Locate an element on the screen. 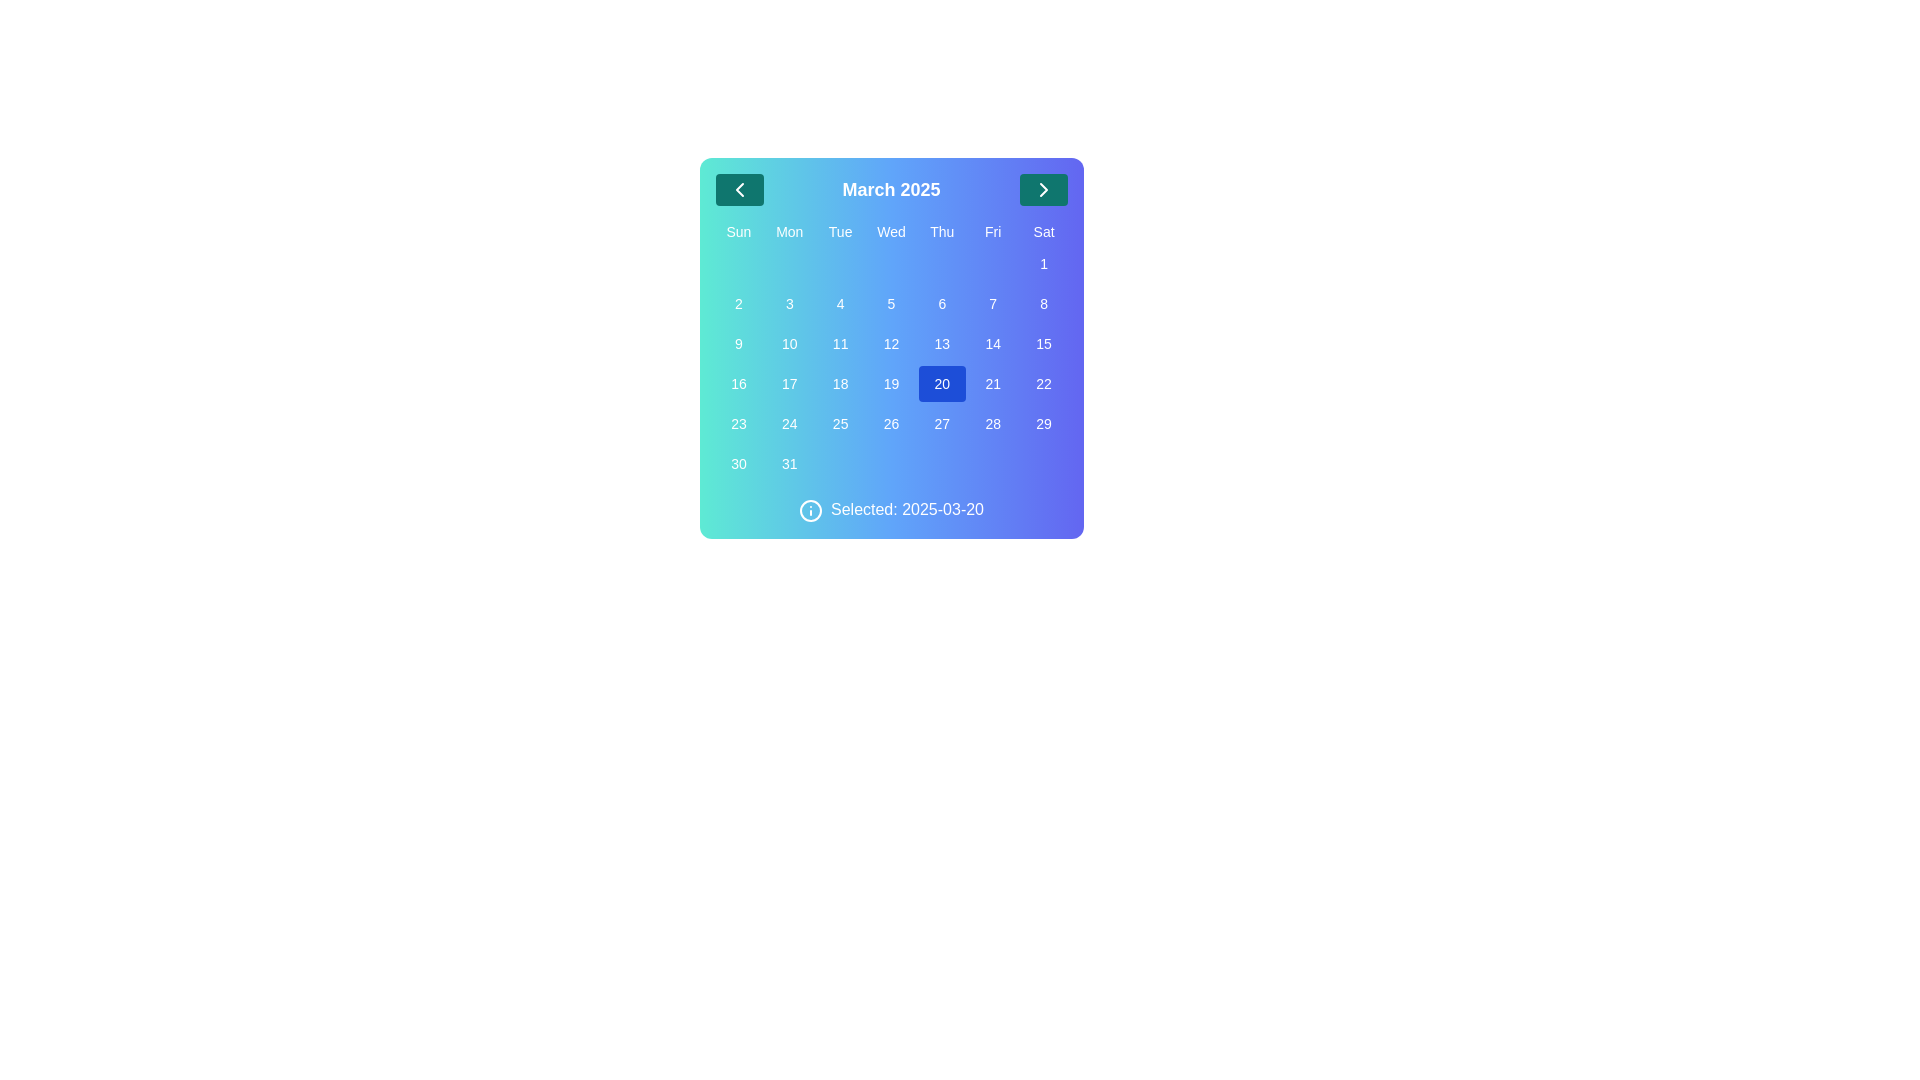 This screenshot has width=1920, height=1080. the button representing the date '6' in the calendar is located at coordinates (940, 304).